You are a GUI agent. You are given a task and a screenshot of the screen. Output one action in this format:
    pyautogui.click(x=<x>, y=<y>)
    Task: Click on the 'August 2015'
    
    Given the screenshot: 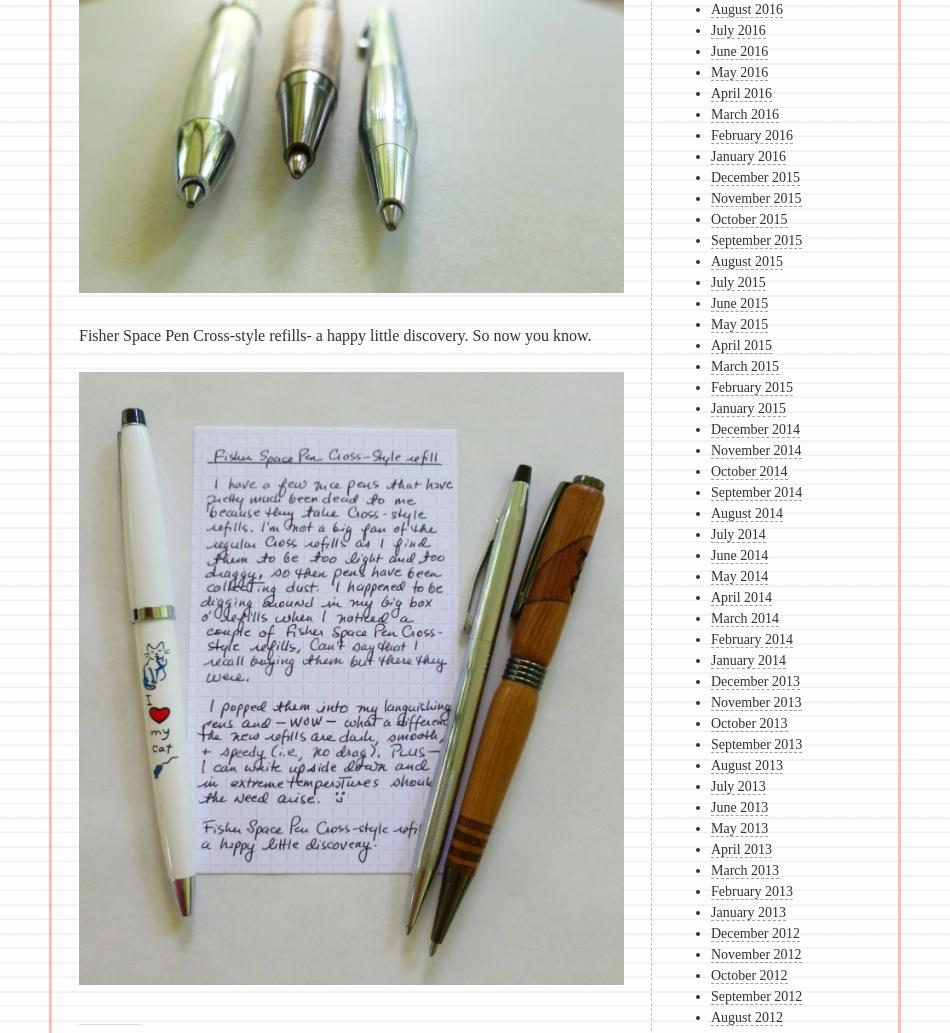 What is the action you would take?
    pyautogui.click(x=745, y=260)
    